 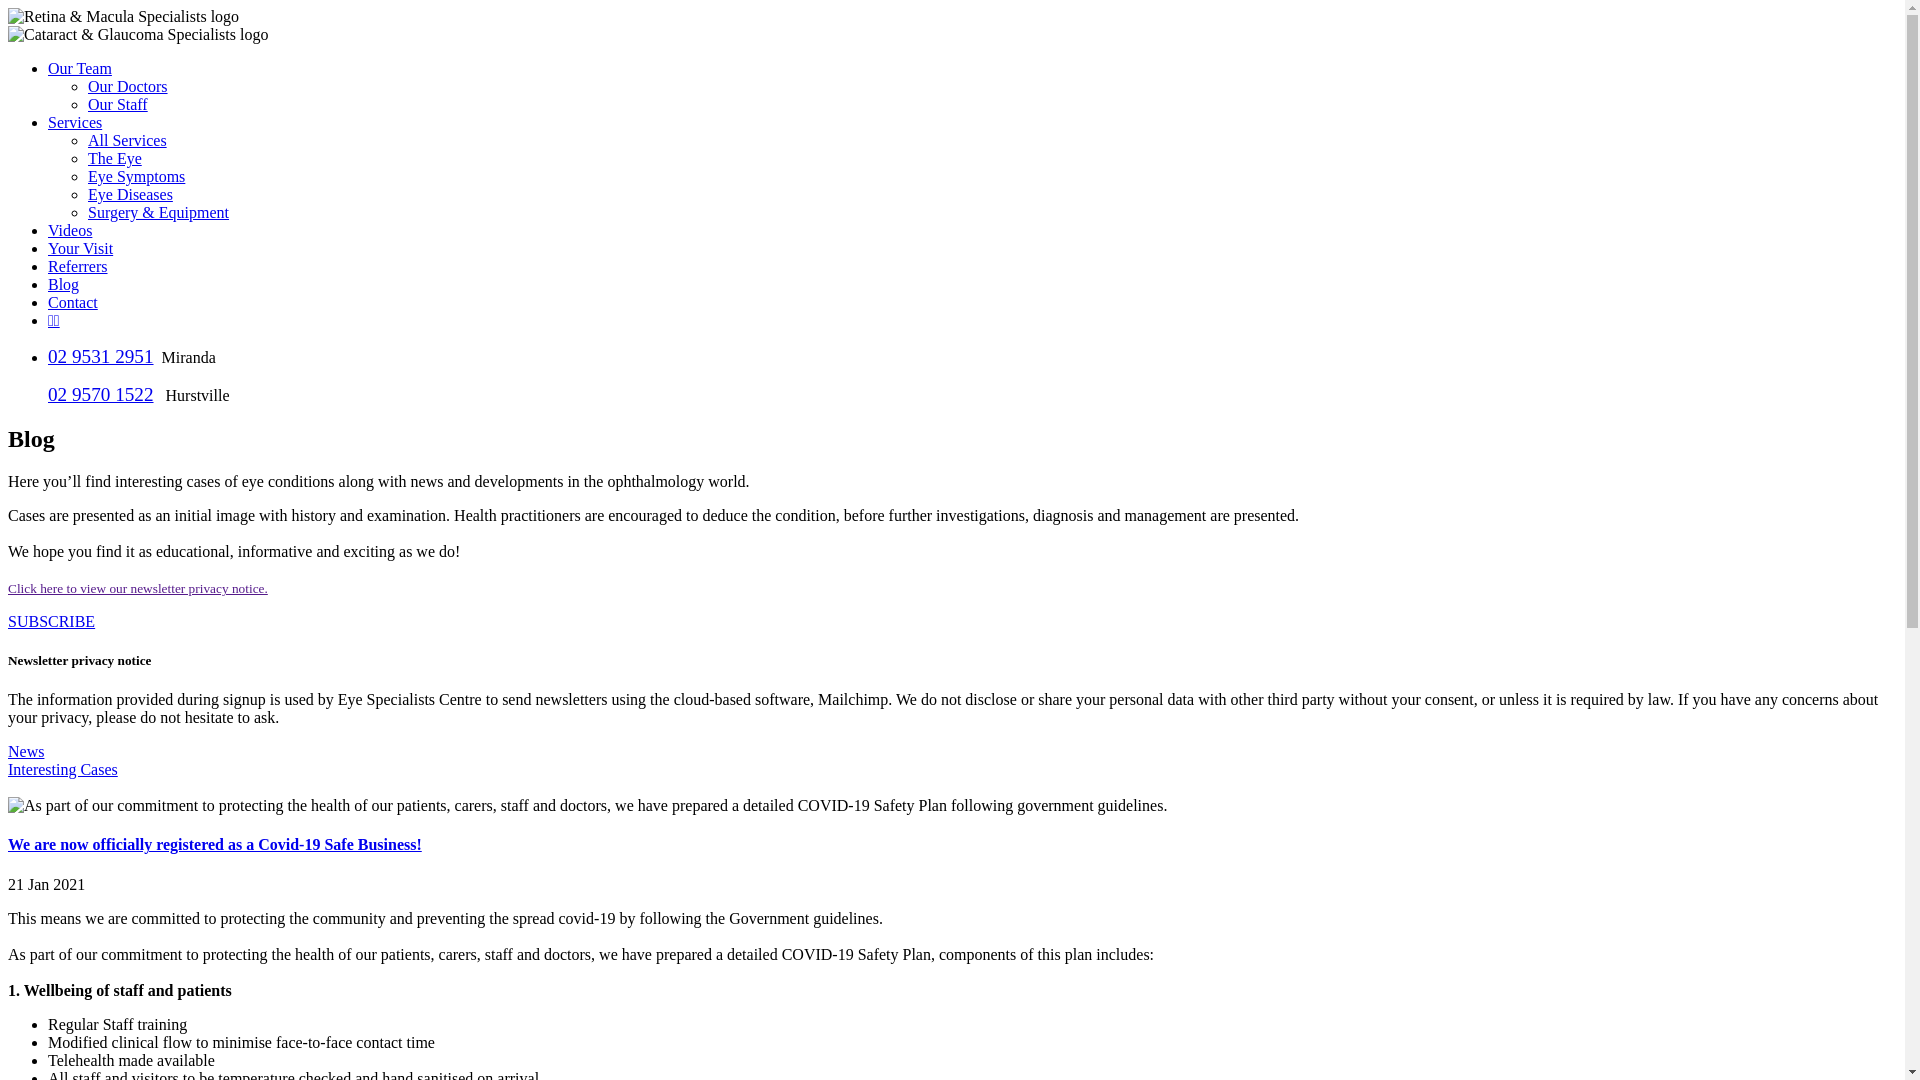 What do you see at coordinates (70, 229) in the screenshot?
I see `'Videos'` at bounding box center [70, 229].